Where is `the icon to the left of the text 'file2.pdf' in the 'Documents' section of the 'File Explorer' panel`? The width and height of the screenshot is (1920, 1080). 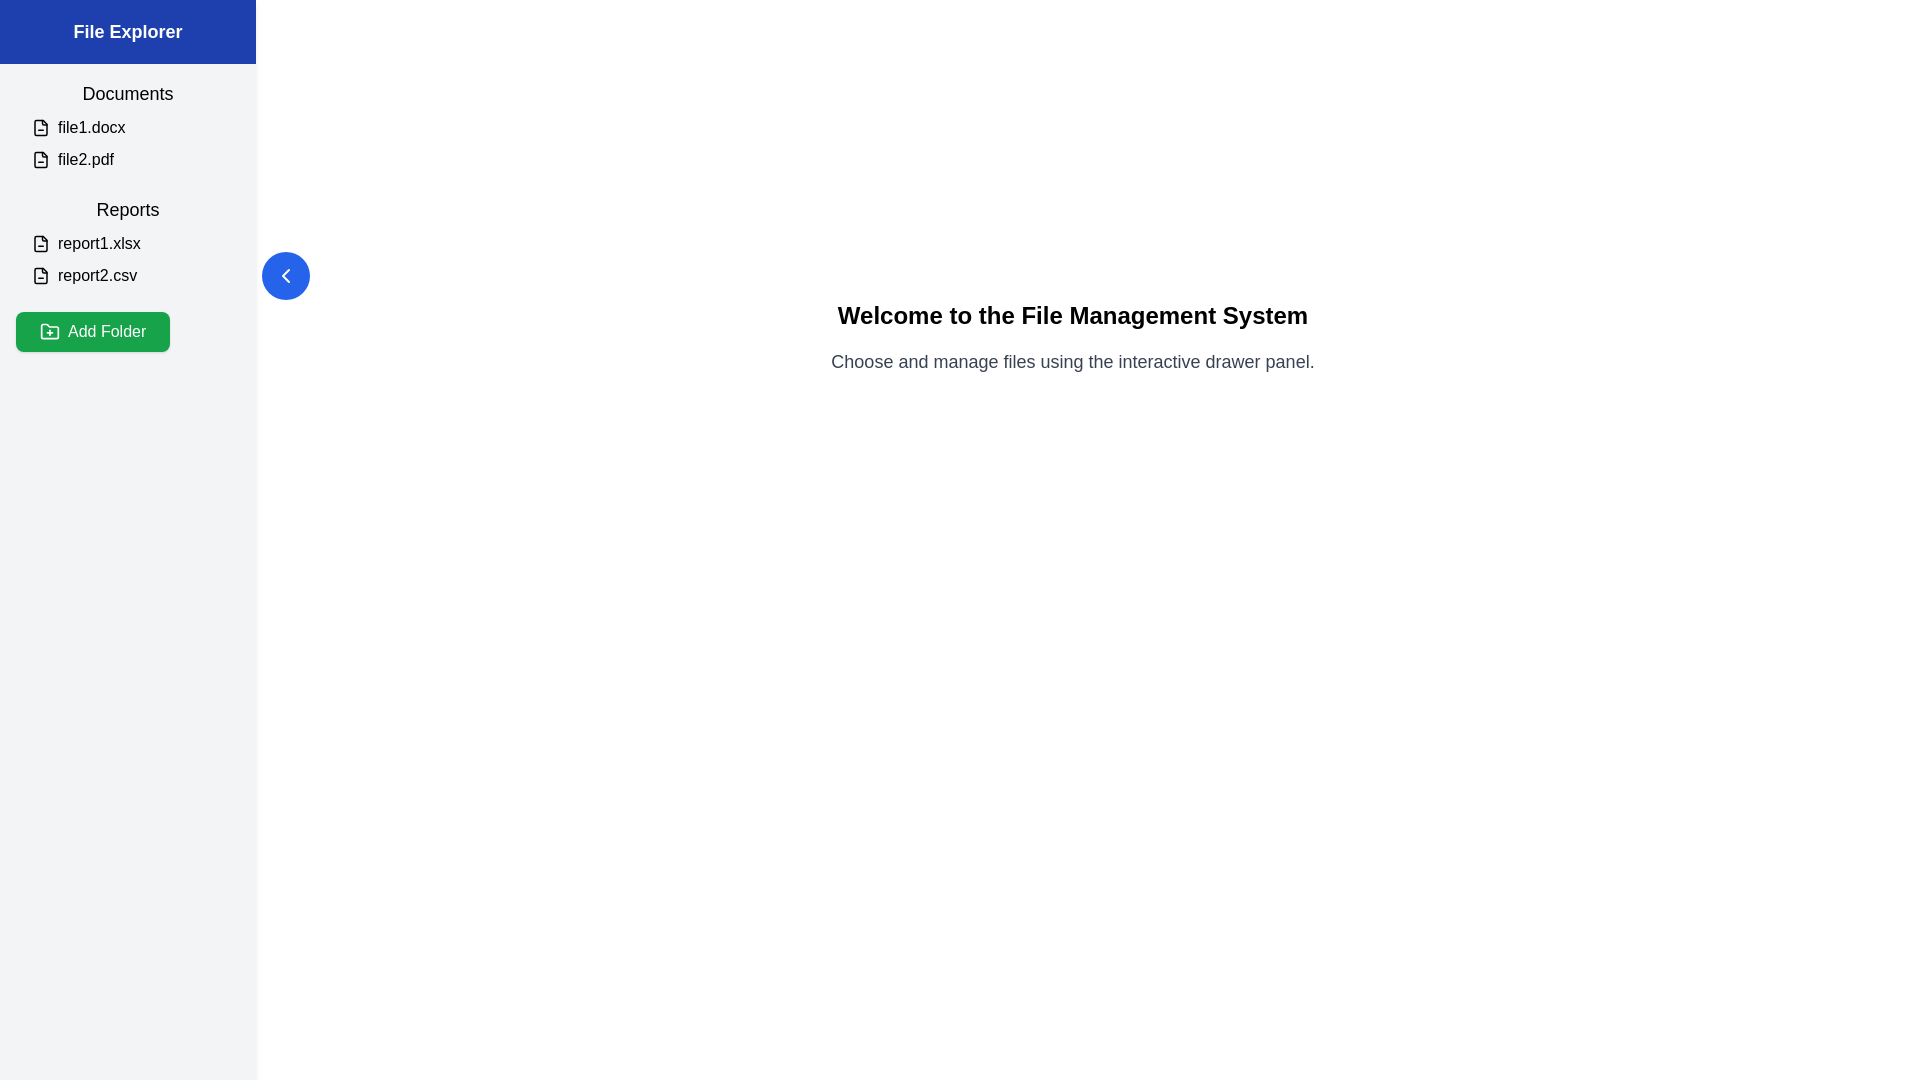
the icon to the left of the text 'file2.pdf' in the 'Documents' section of the 'File Explorer' panel is located at coordinates (41, 158).